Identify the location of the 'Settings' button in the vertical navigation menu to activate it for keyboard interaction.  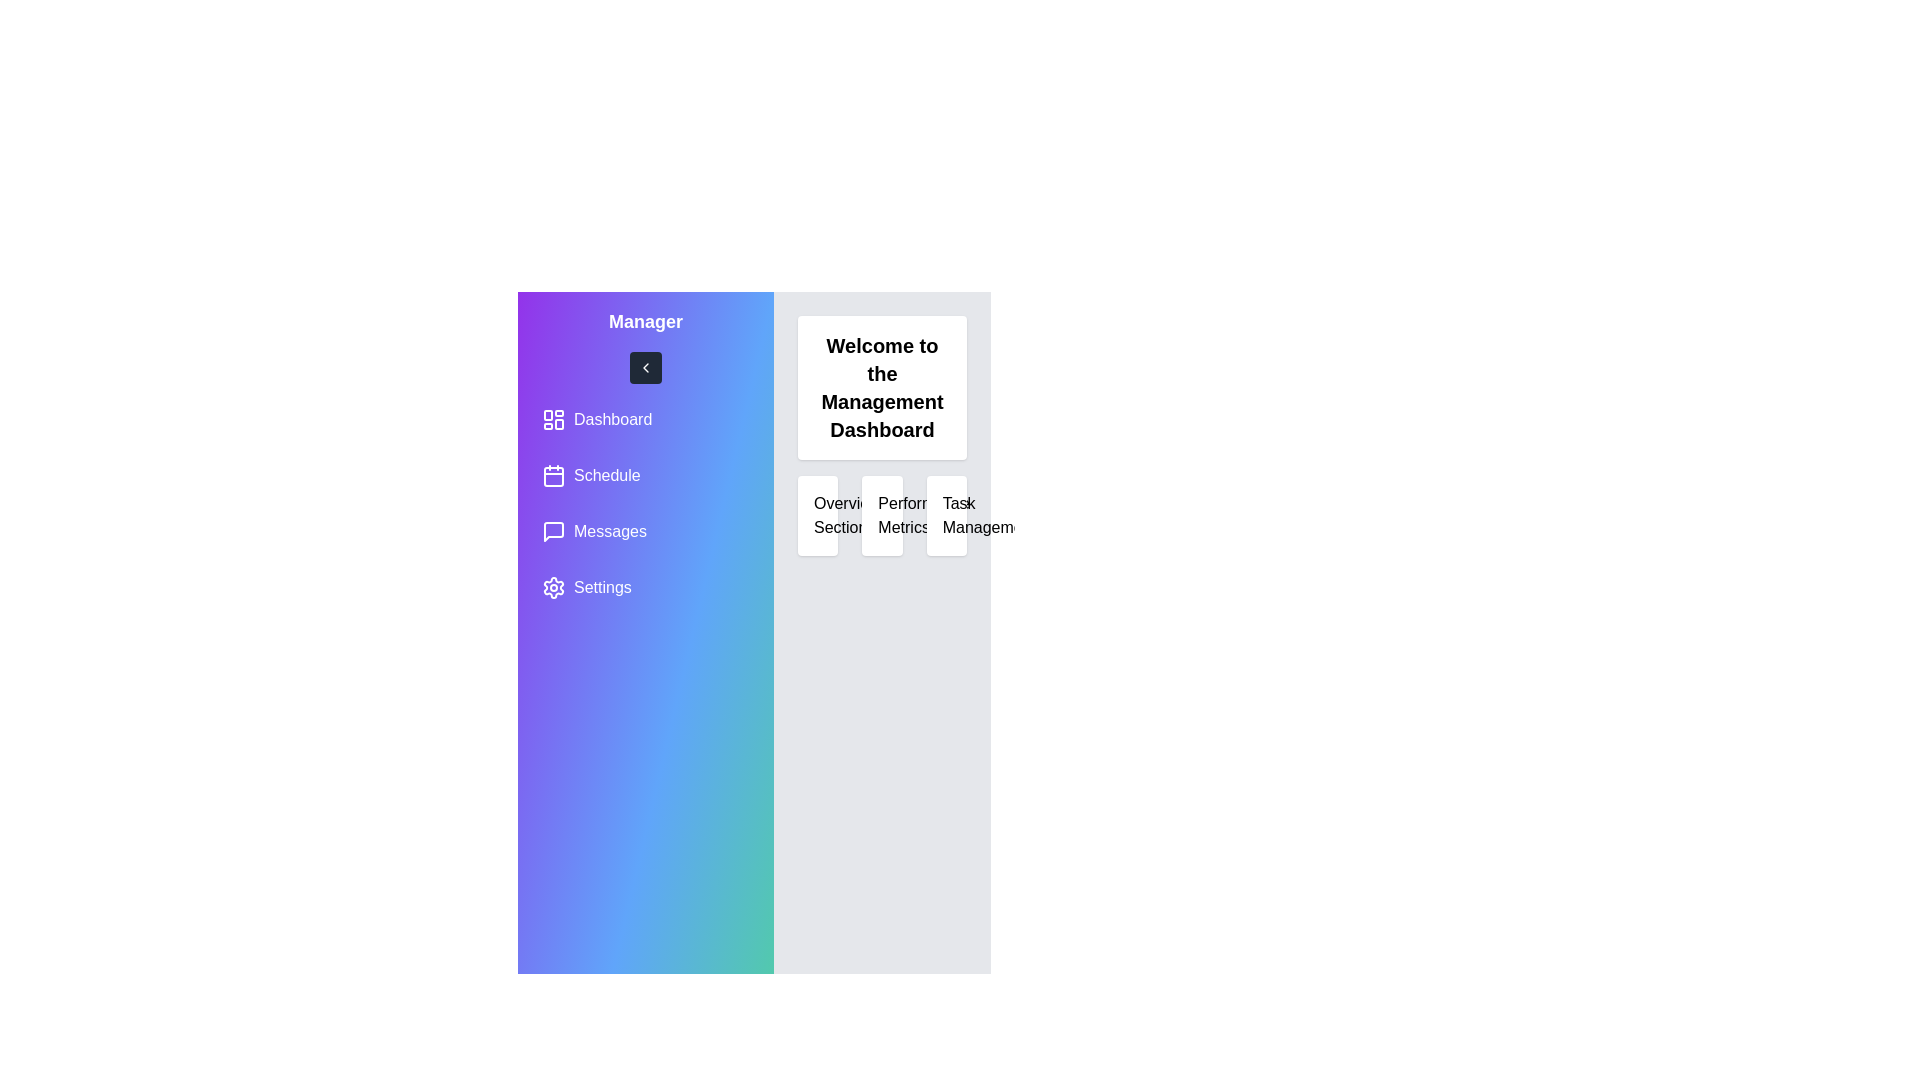
(646, 586).